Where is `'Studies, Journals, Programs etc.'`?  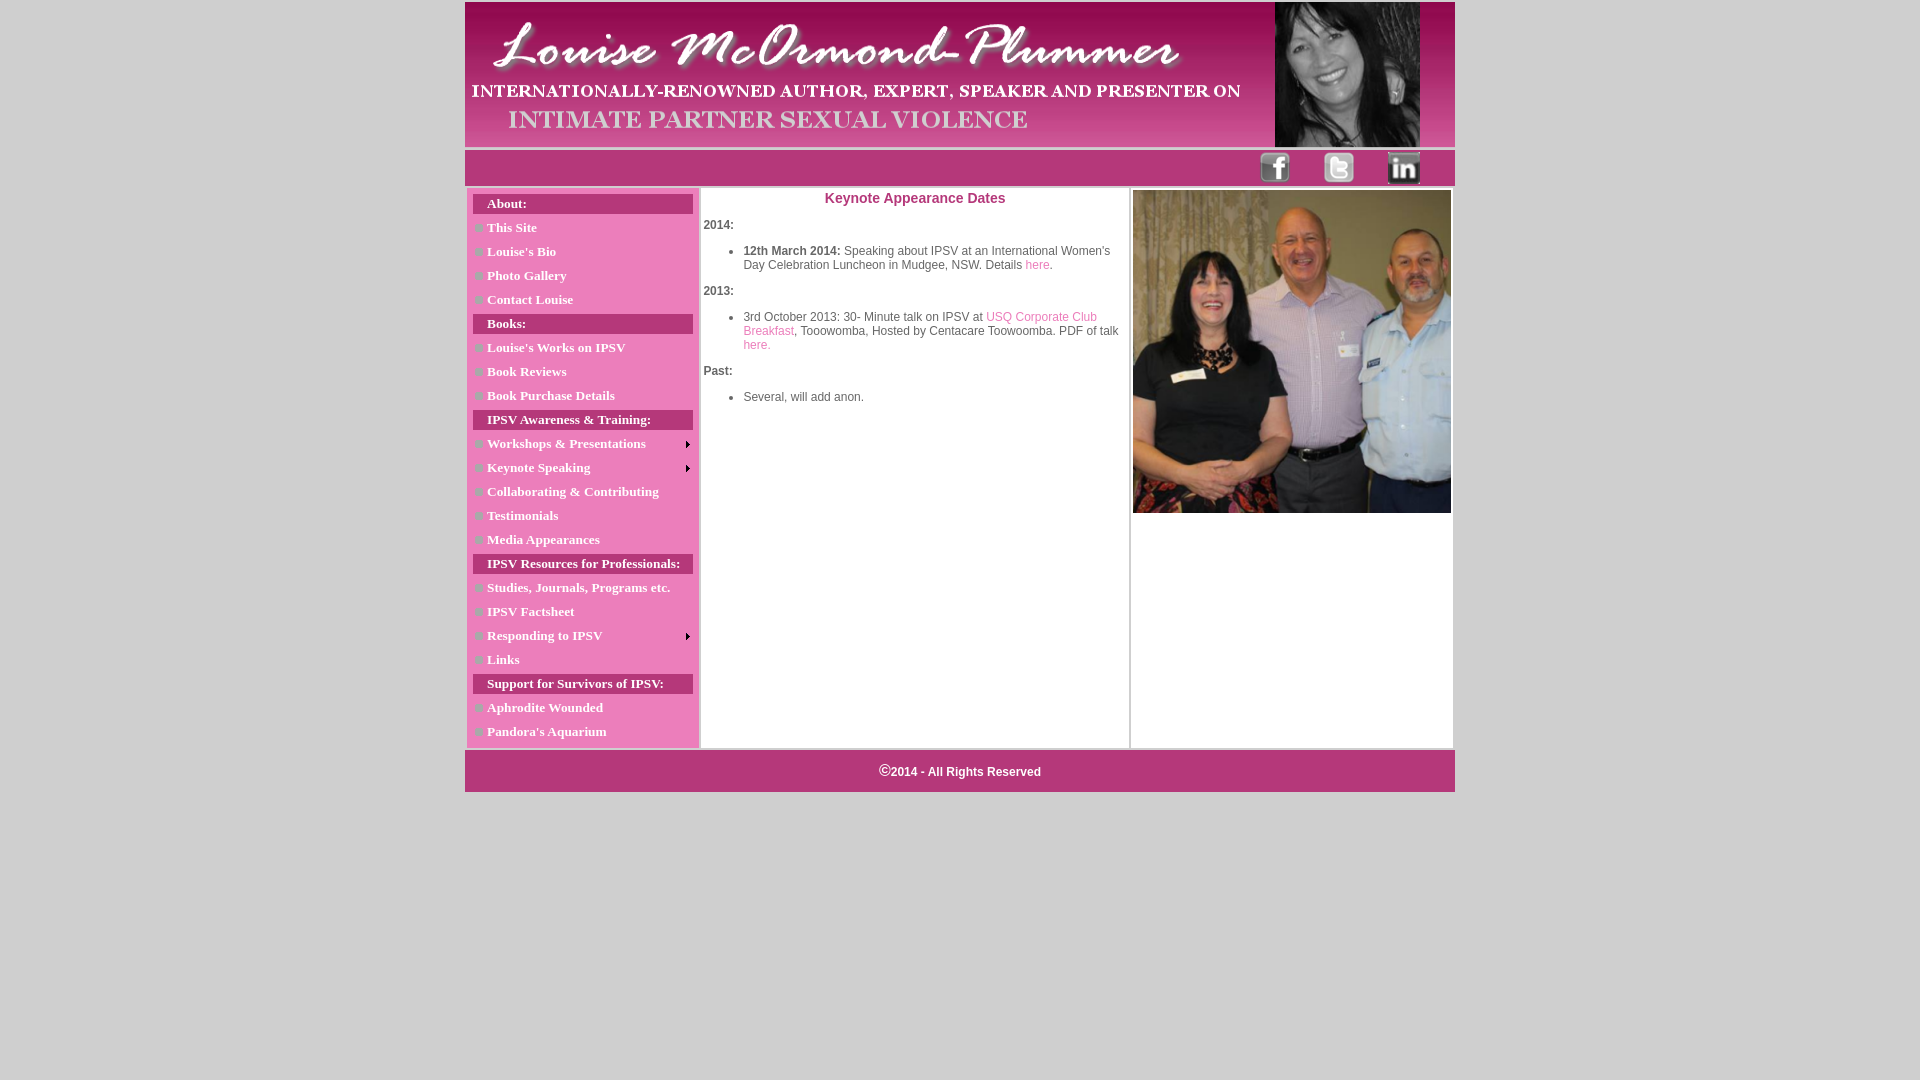
'Studies, Journals, Programs etc.' is located at coordinates (581, 586).